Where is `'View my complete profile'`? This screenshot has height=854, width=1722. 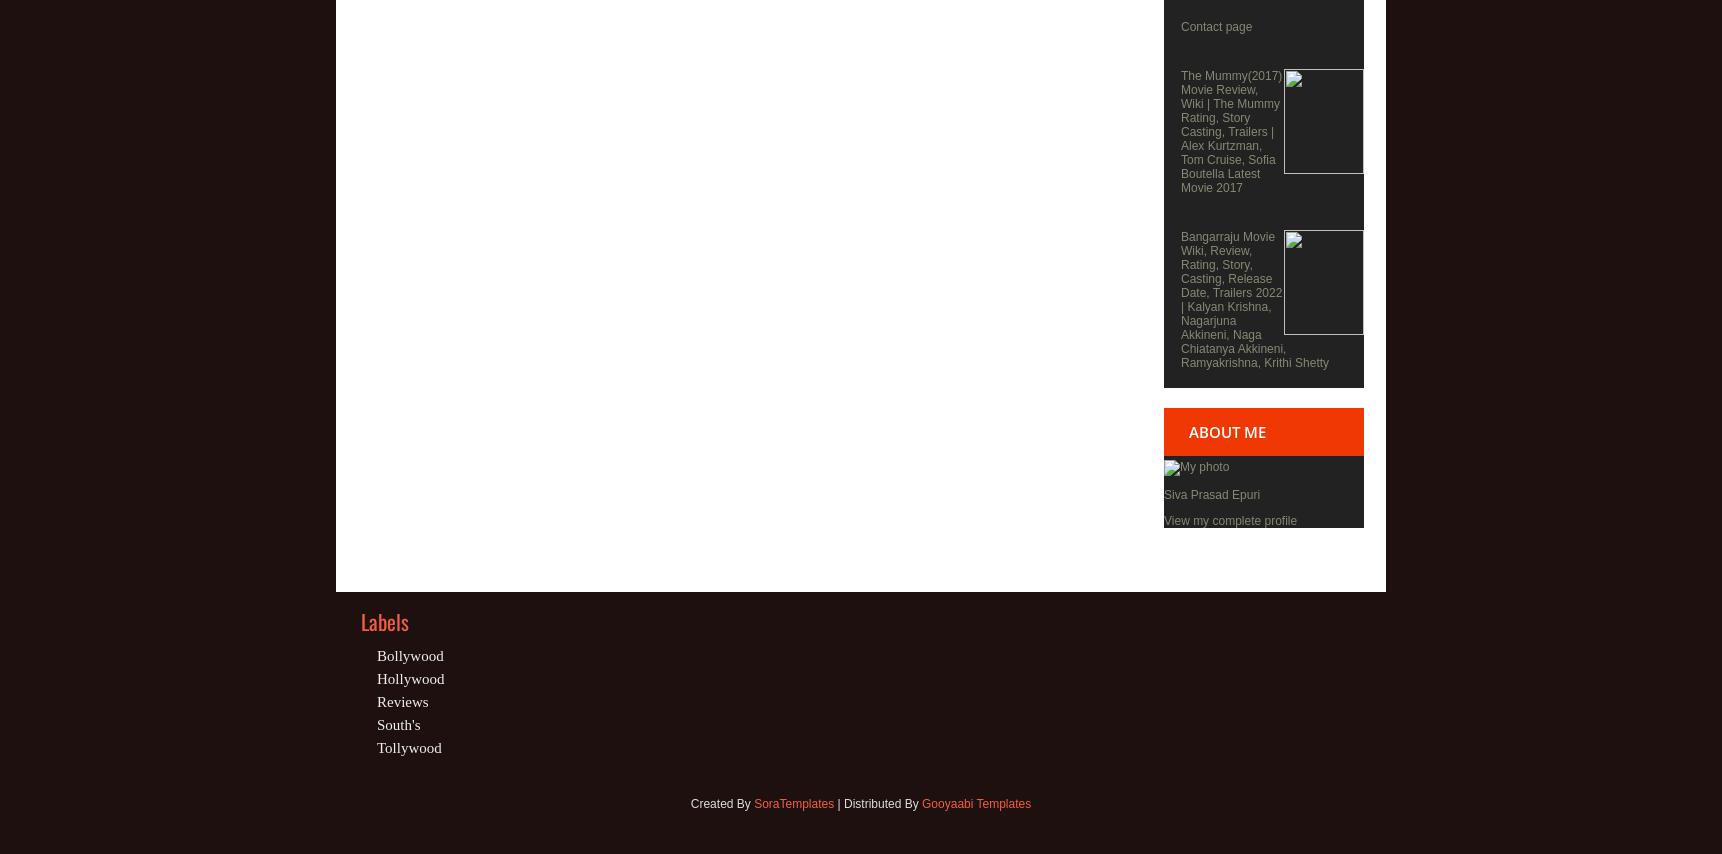 'View my complete profile' is located at coordinates (1230, 520).